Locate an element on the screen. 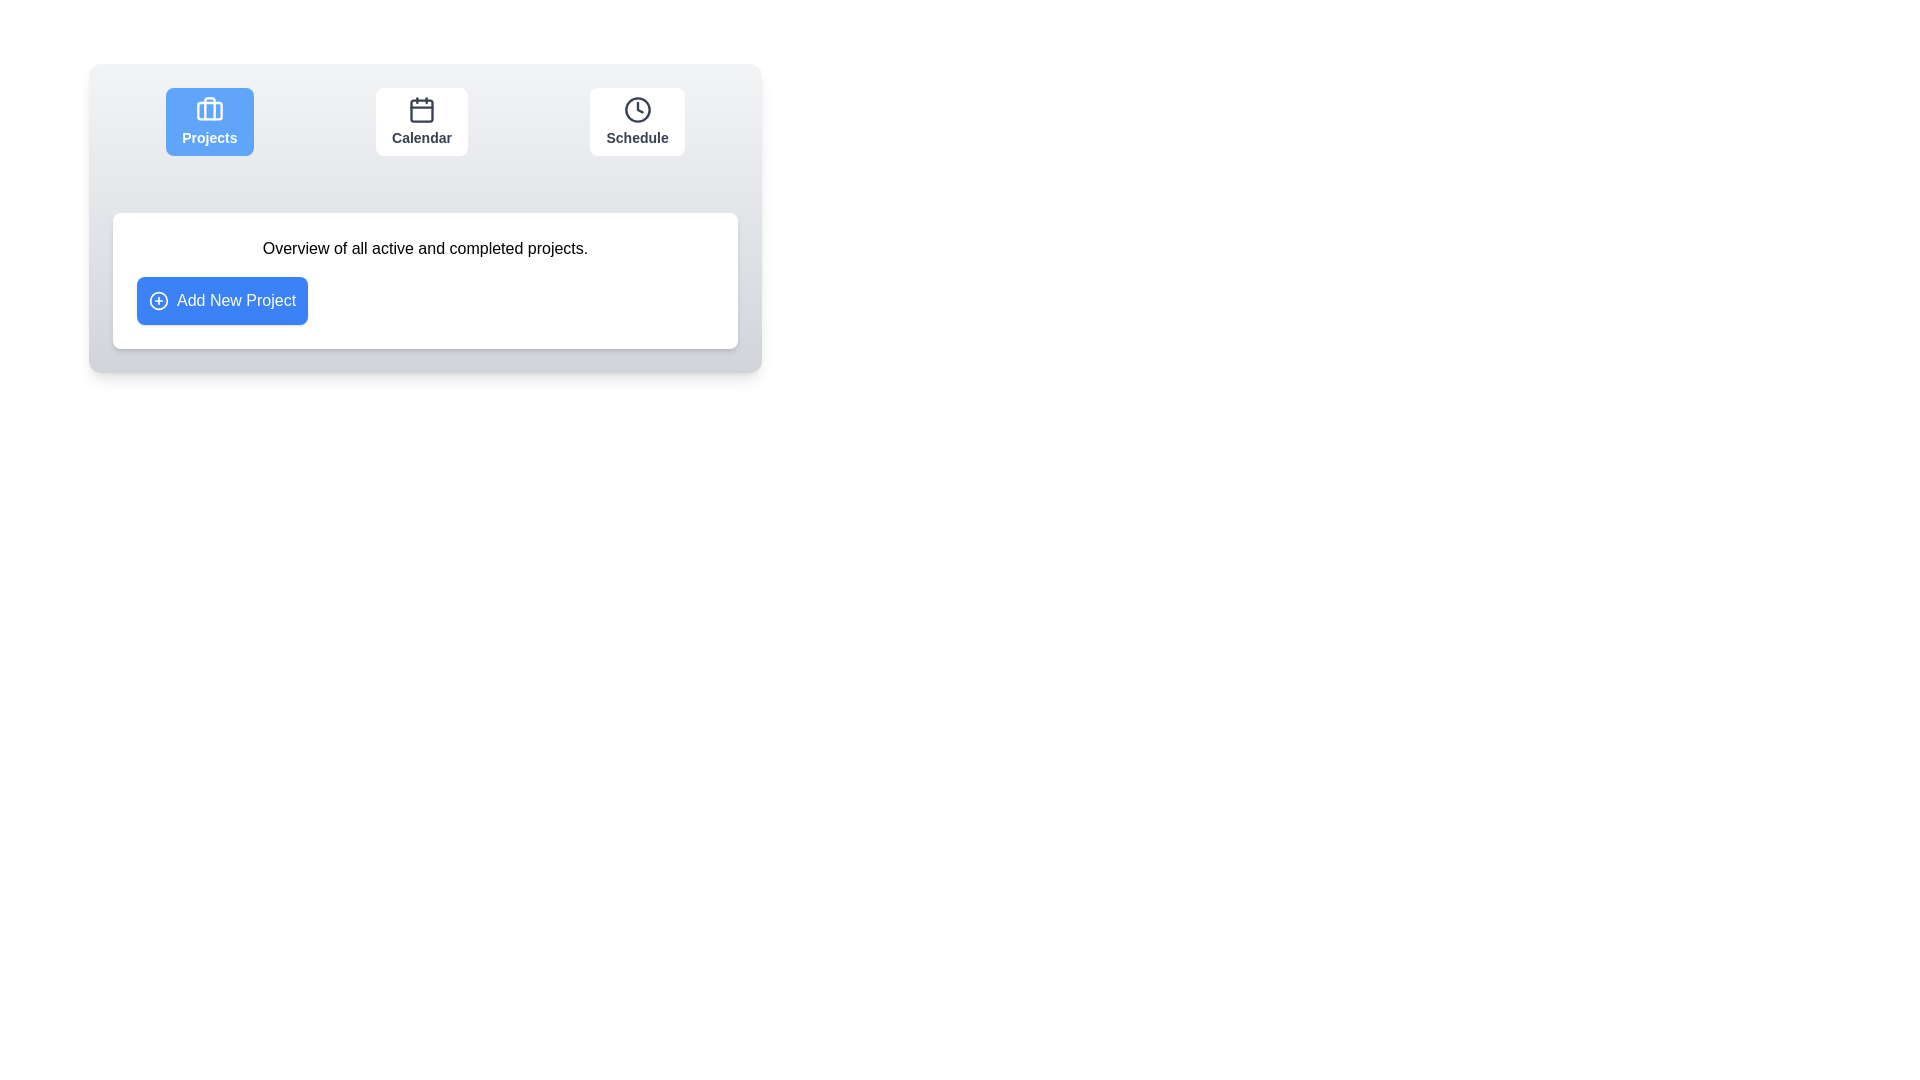 This screenshot has width=1920, height=1080. the Projects tab by clicking its icon is located at coordinates (209, 122).